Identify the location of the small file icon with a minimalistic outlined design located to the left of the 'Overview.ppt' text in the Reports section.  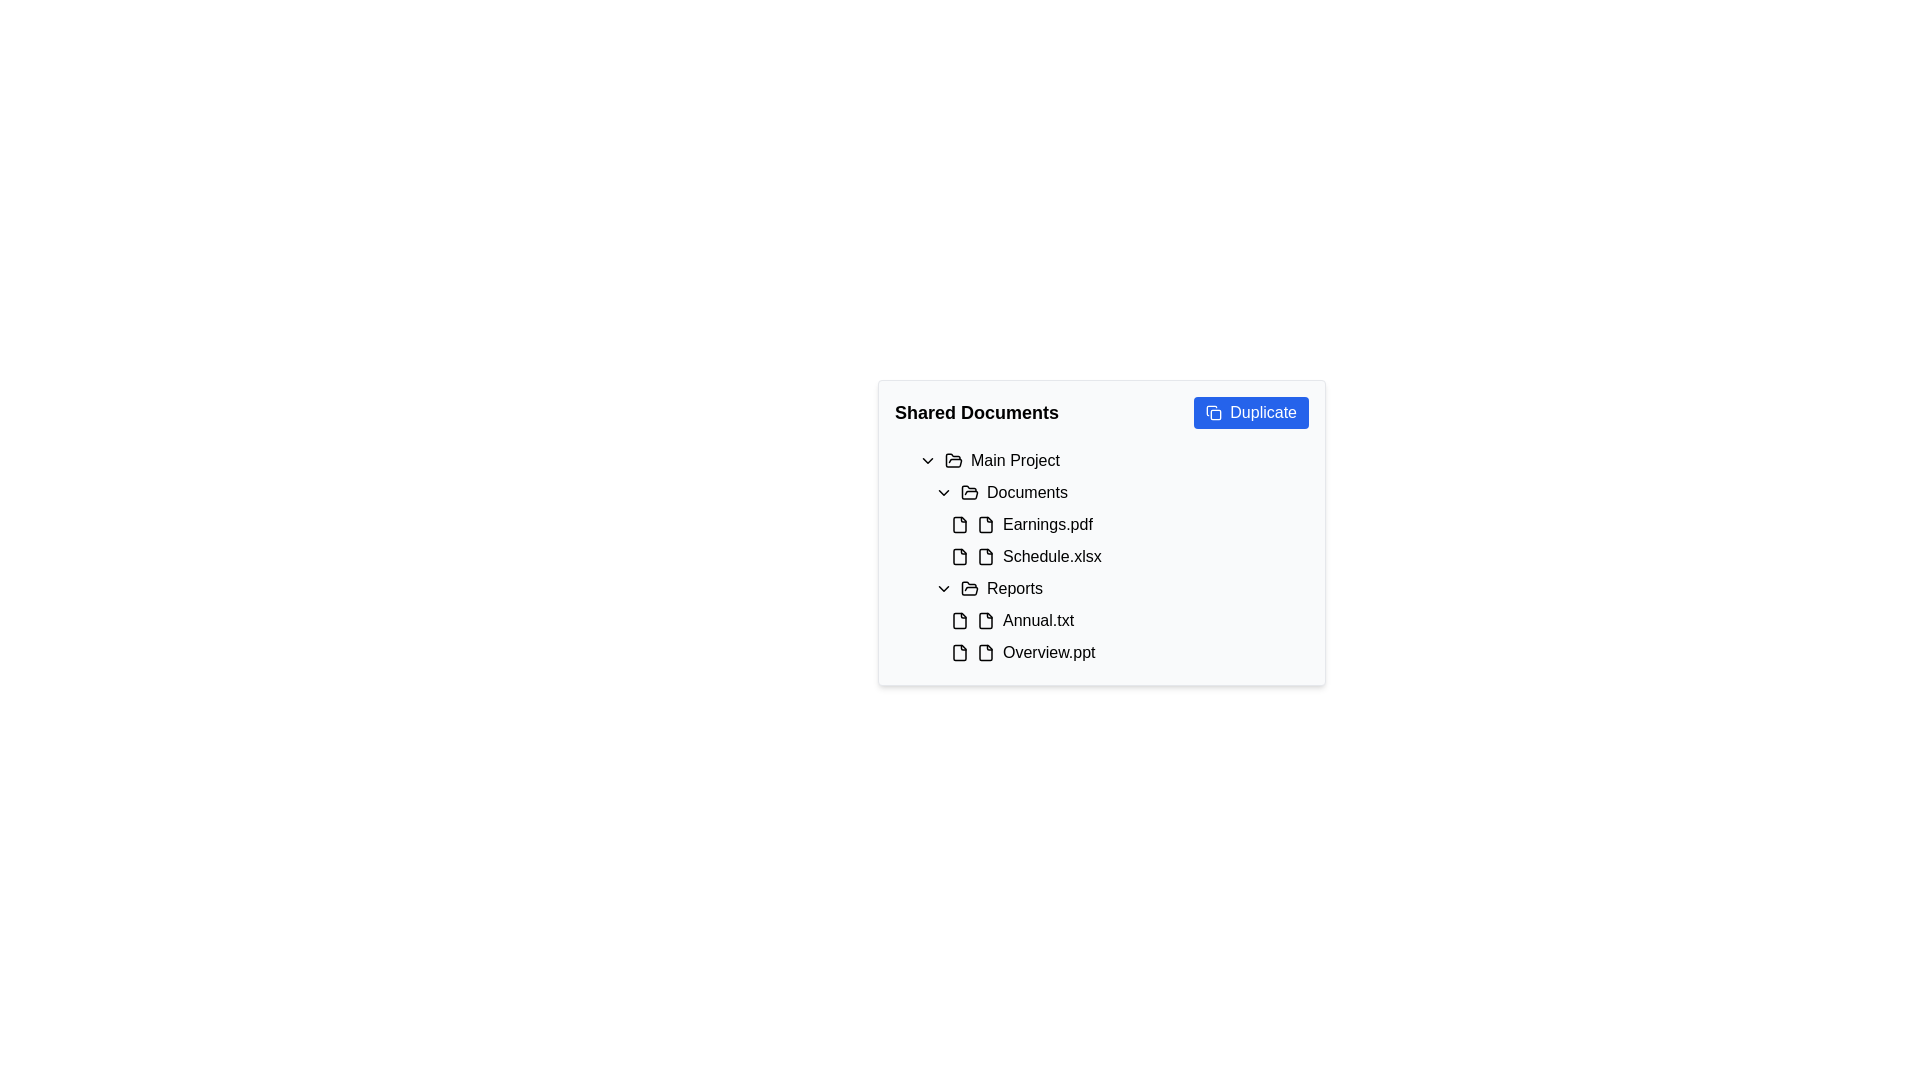
(985, 652).